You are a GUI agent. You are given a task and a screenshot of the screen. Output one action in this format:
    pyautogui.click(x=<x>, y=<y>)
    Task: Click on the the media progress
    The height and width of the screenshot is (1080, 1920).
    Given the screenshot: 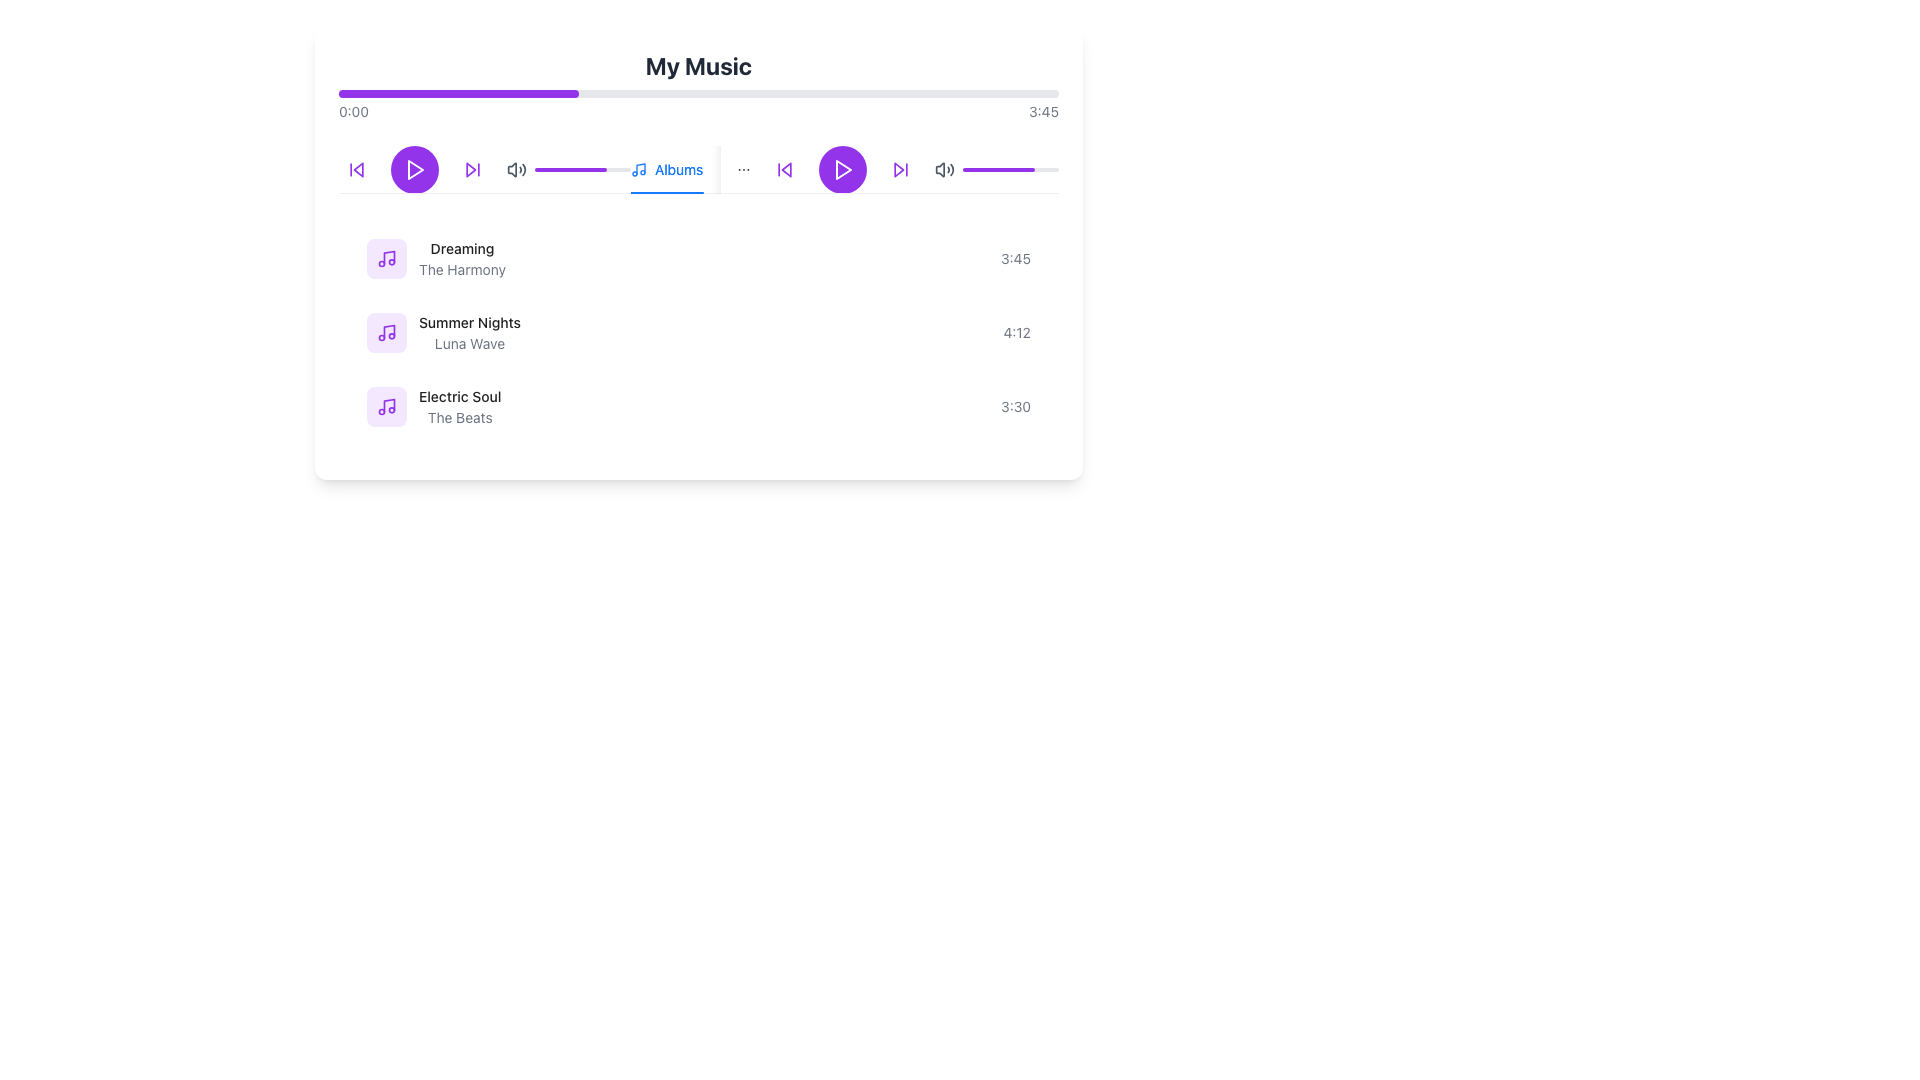 What is the action you would take?
    pyautogui.click(x=363, y=93)
    